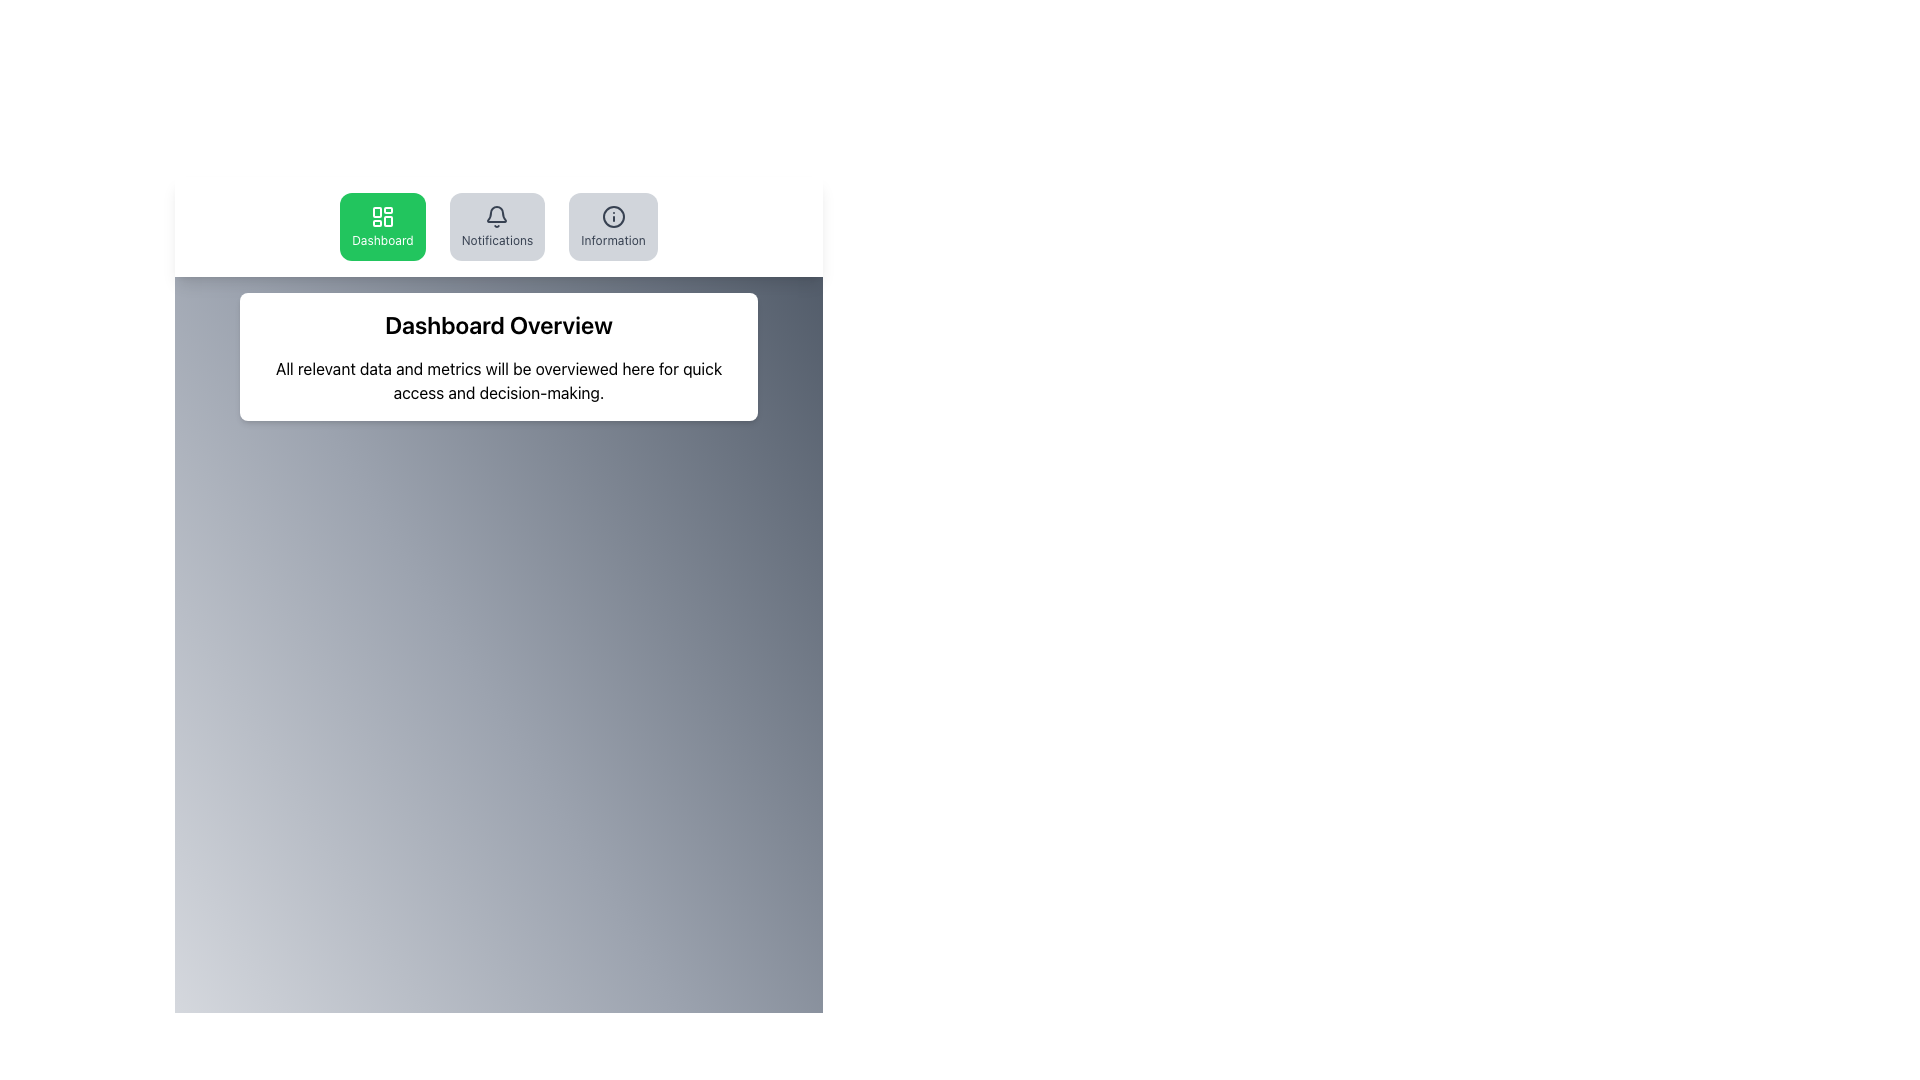  I want to click on the notification icon, which is a bell-shaped icon representing notifications, located in the top toolbar of the UI, so click(497, 214).